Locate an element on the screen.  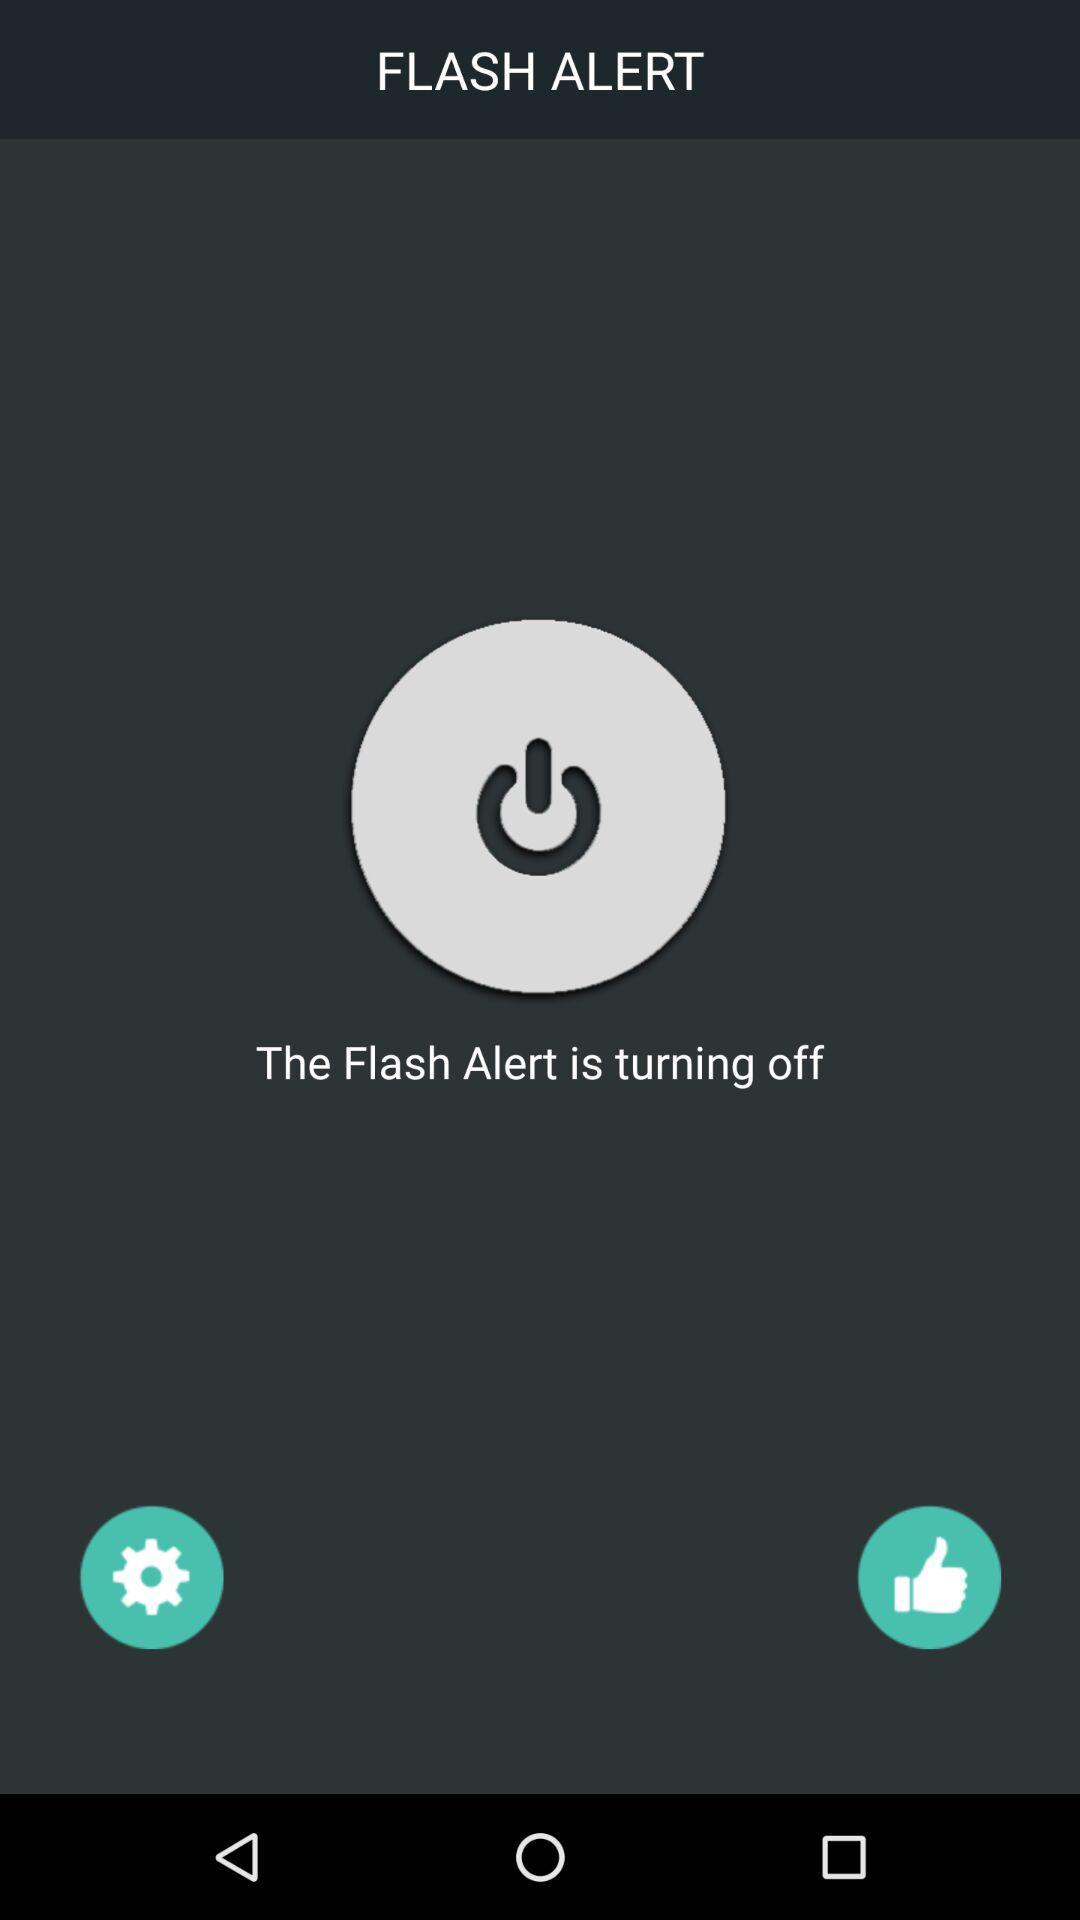
the settings icon is located at coordinates (150, 1575).